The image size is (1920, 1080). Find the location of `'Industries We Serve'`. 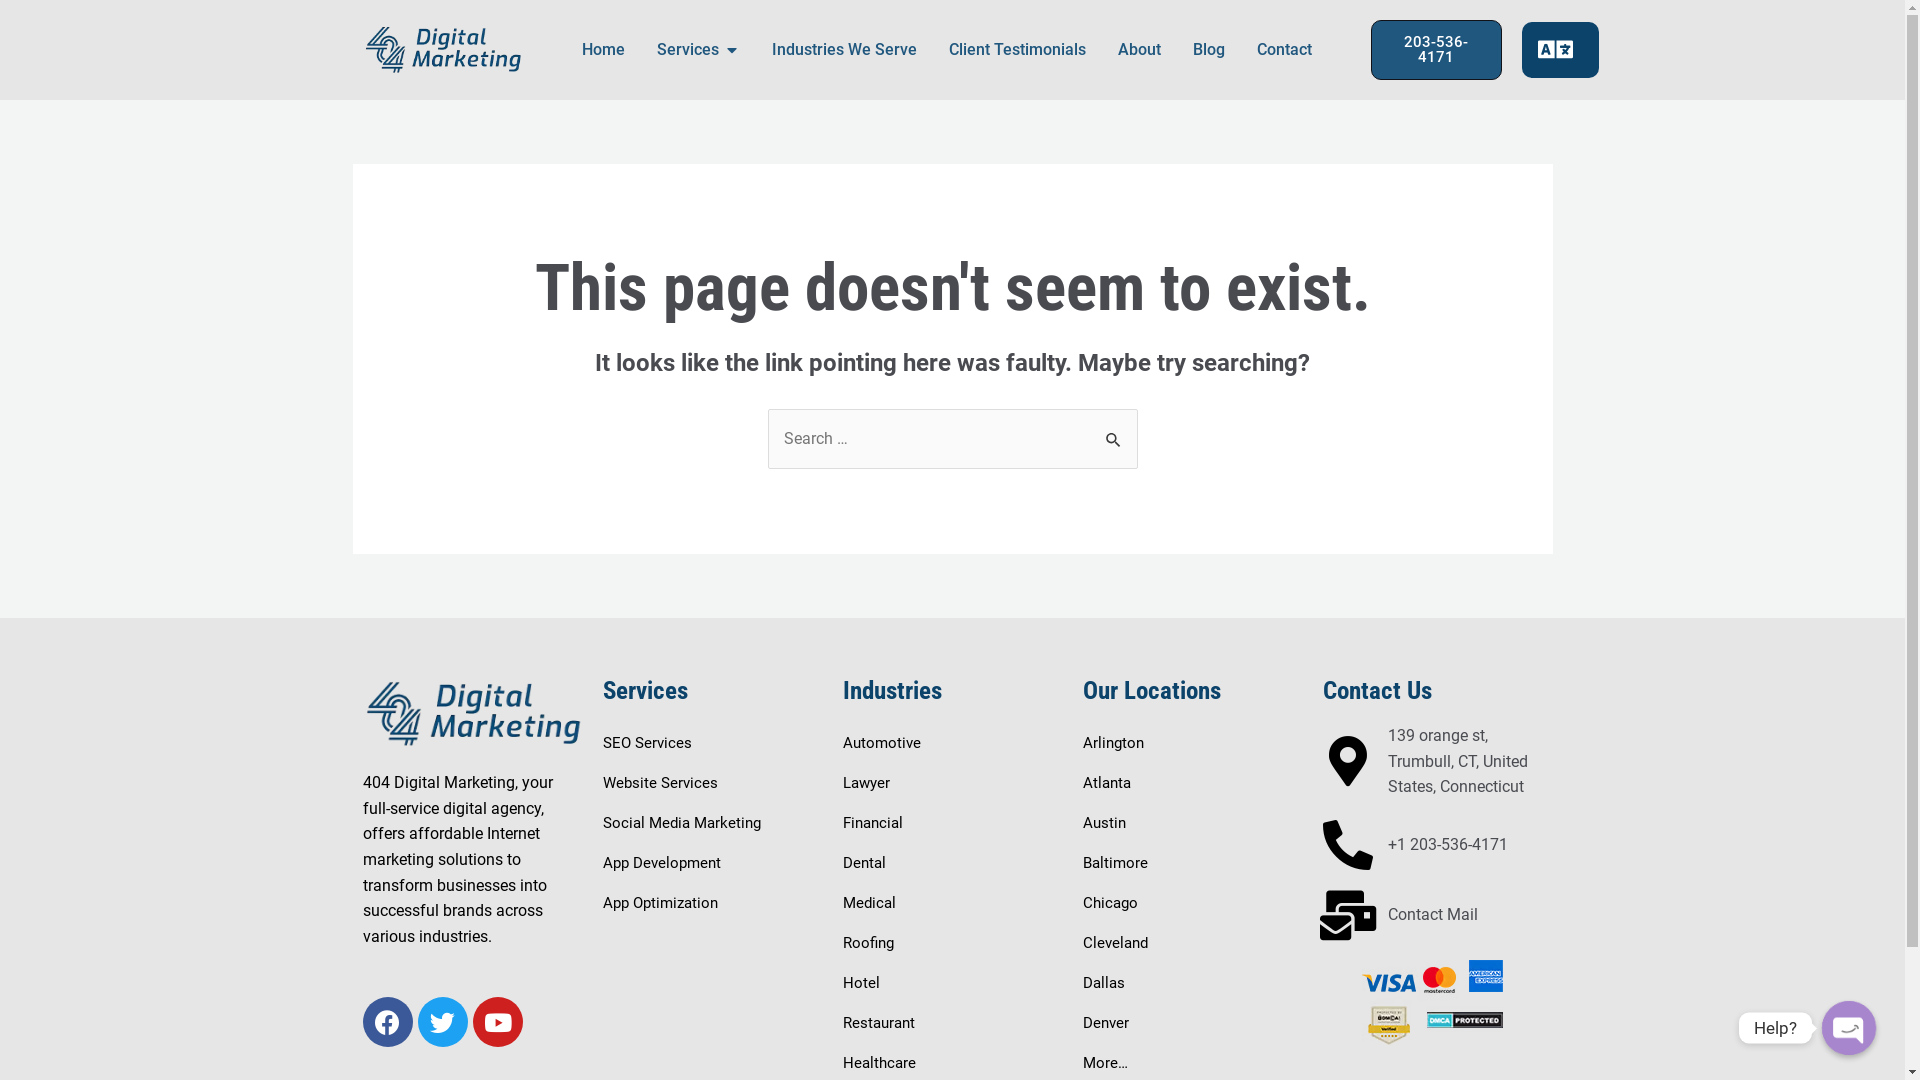

'Industries We Serve' is located at coordinates (771, 49).